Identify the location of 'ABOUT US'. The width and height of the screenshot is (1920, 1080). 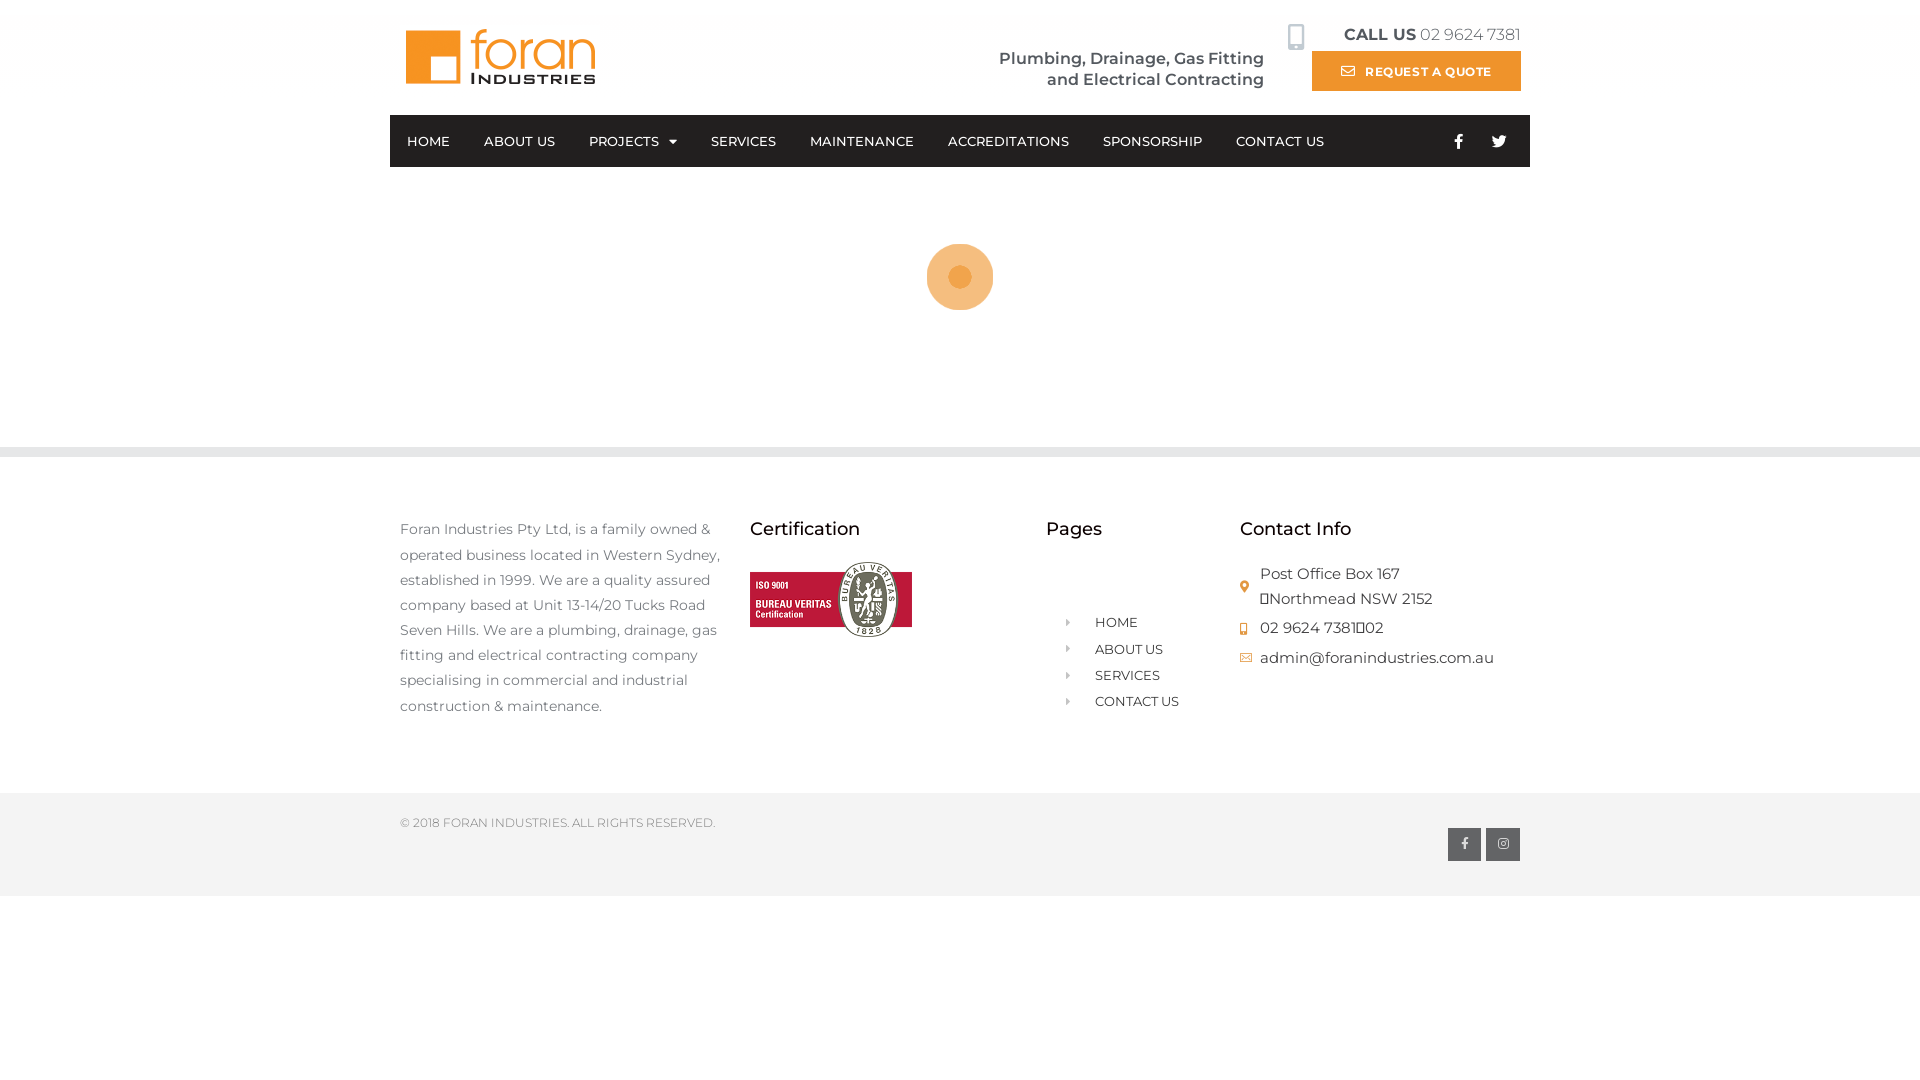
(519, 140).